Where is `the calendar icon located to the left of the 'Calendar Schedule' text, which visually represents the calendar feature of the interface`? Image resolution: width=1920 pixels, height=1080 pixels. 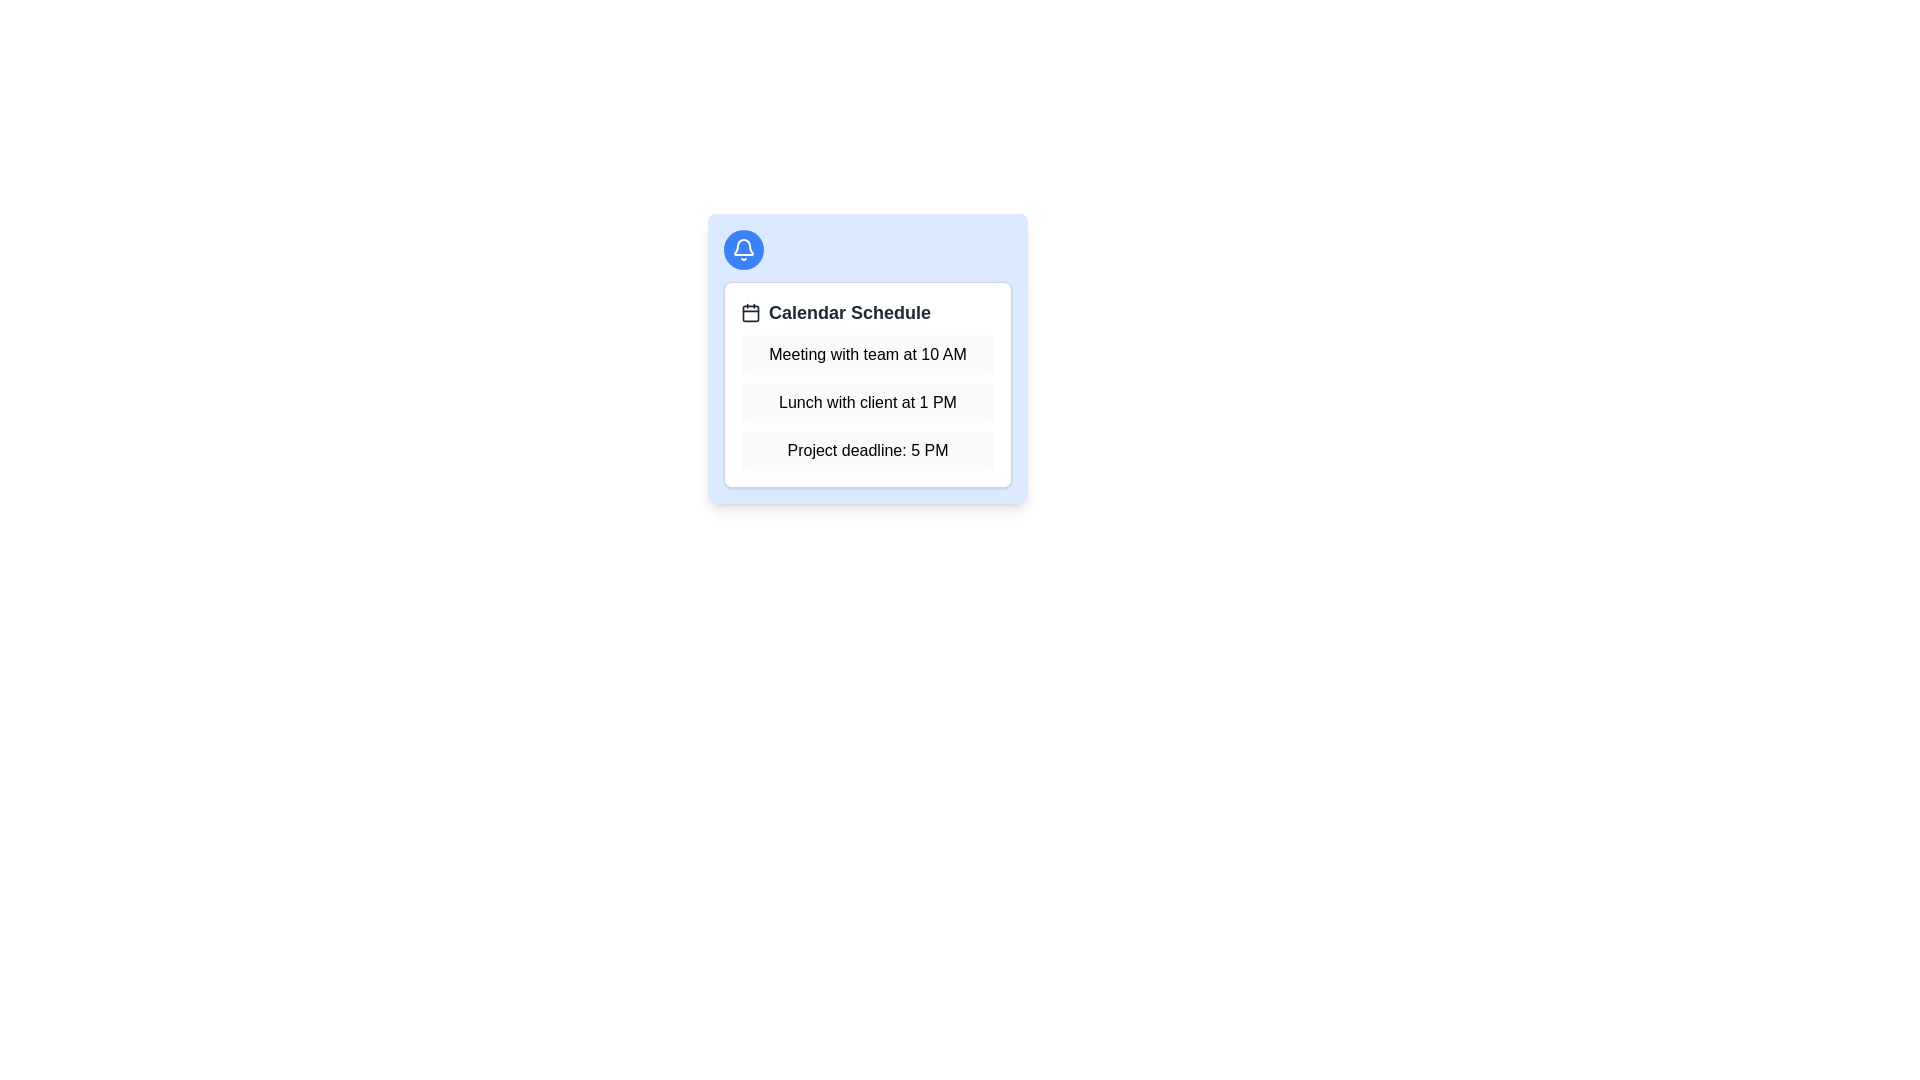
the calendar icon located to the left of the 'Calendar Schedule' text, which visually represents the calendar feature of the interface is located at coordinates (749, 312).